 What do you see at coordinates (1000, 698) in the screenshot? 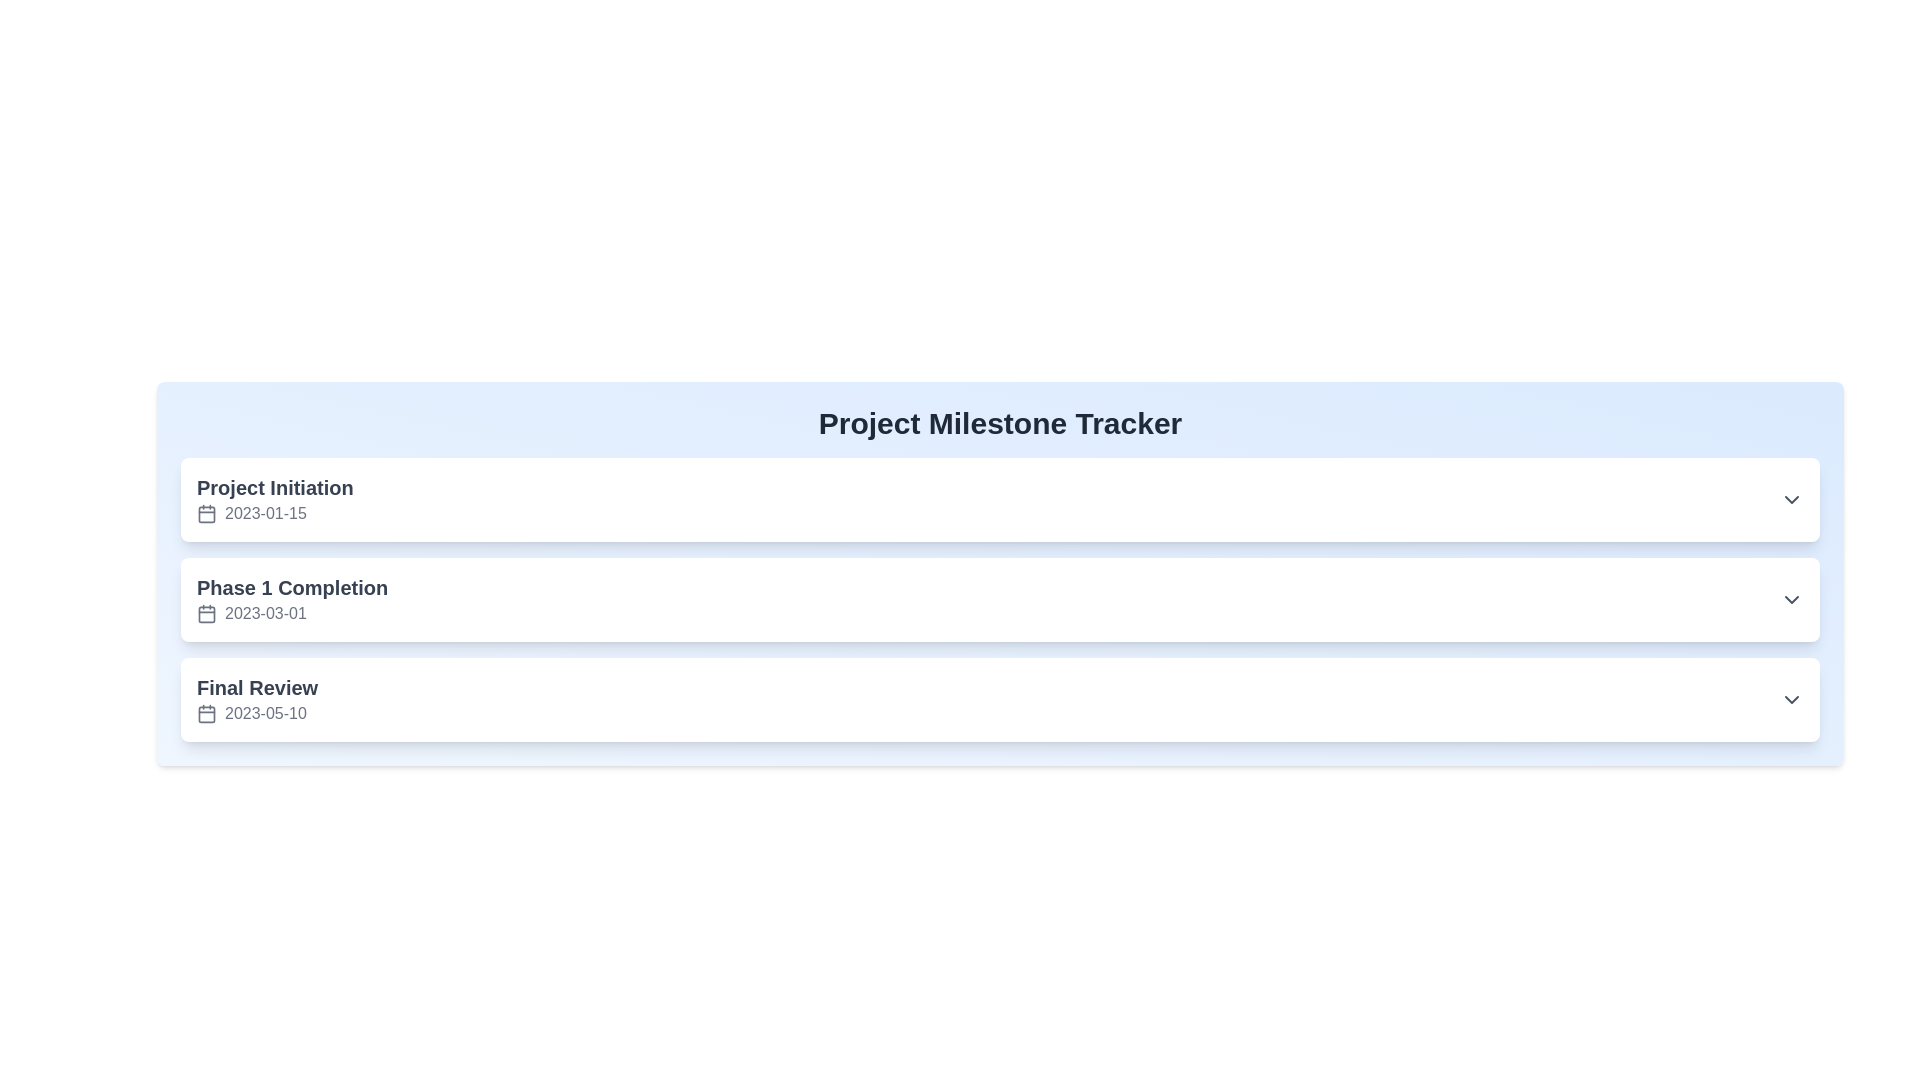
I see `the milestone entry labeled 'Final Review' in the Project Milestone Tracker` at bounding box center [1000, 698].